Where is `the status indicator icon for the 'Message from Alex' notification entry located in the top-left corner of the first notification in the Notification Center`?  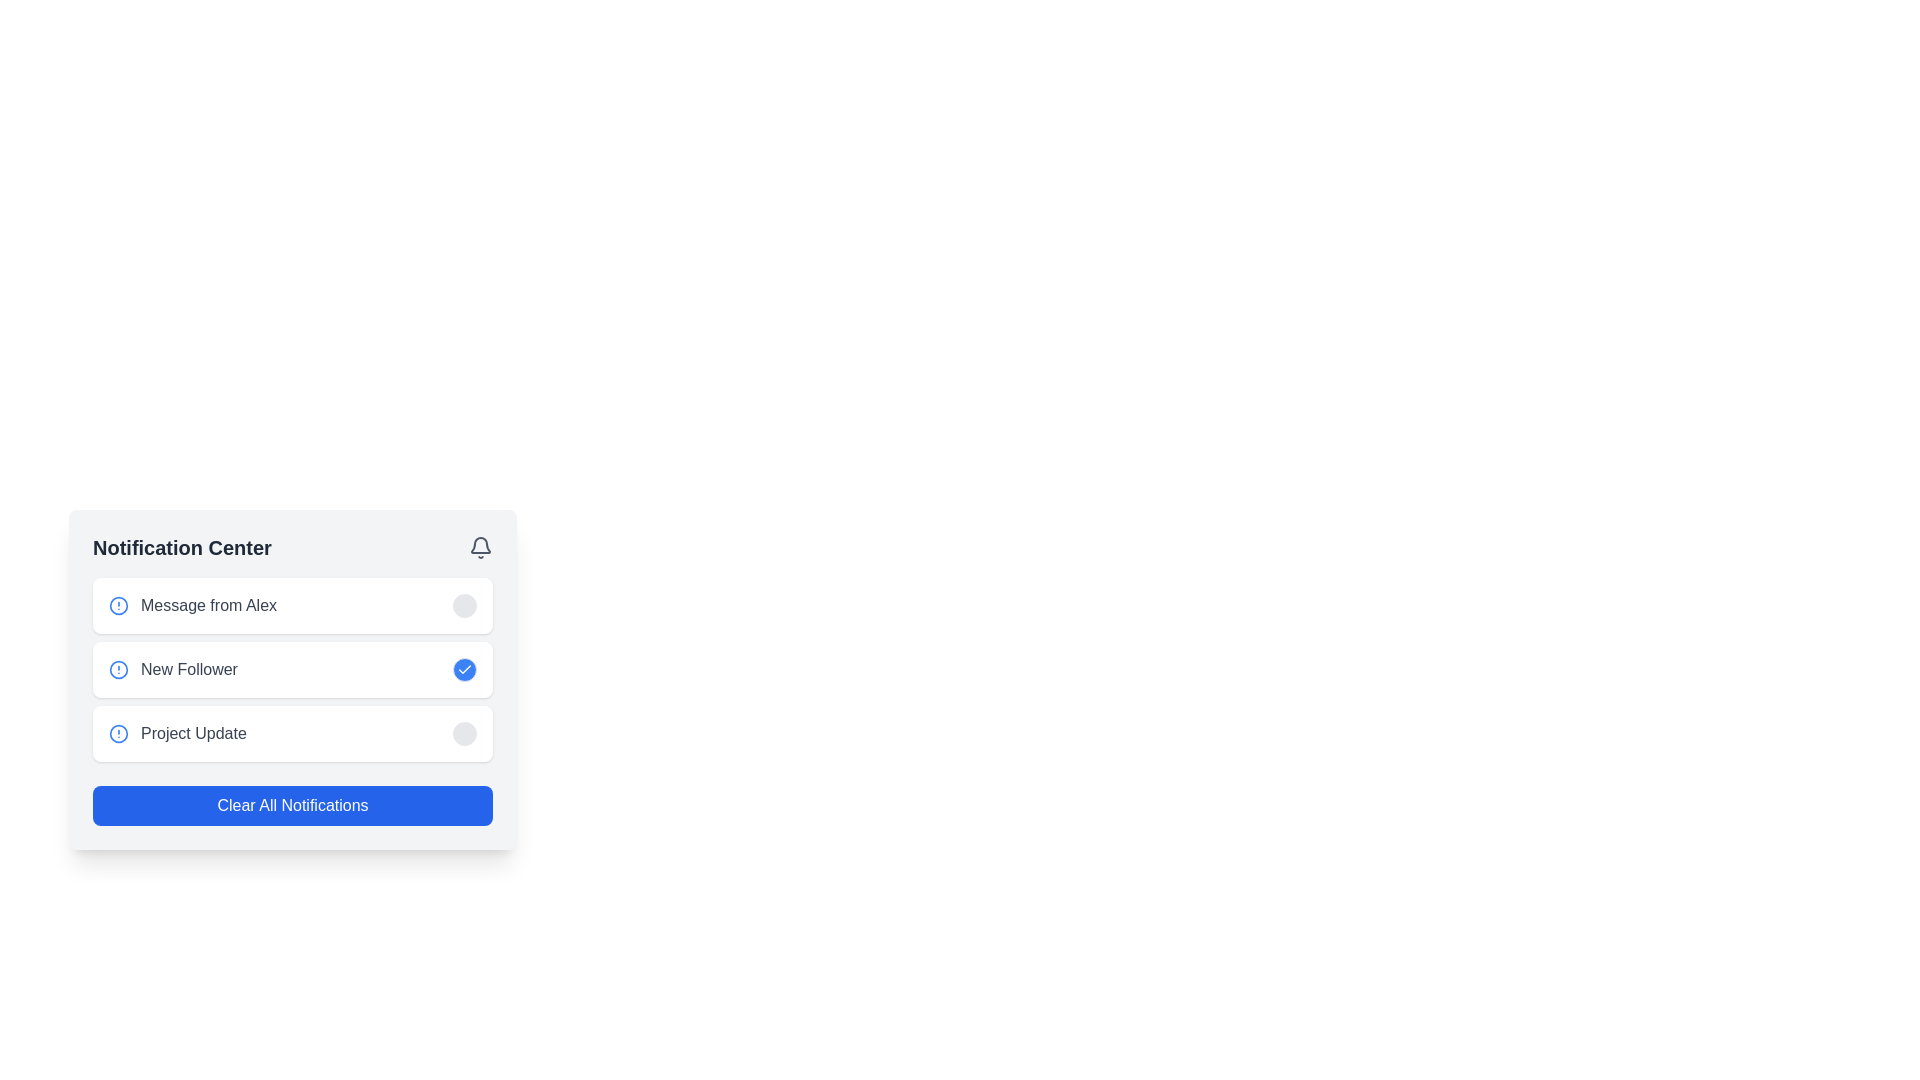 the status indicator icon for the 'Message from Alex' notification entry located in the top-left corner of the first notification in the Notification Center is located at coordinates (118, 604).